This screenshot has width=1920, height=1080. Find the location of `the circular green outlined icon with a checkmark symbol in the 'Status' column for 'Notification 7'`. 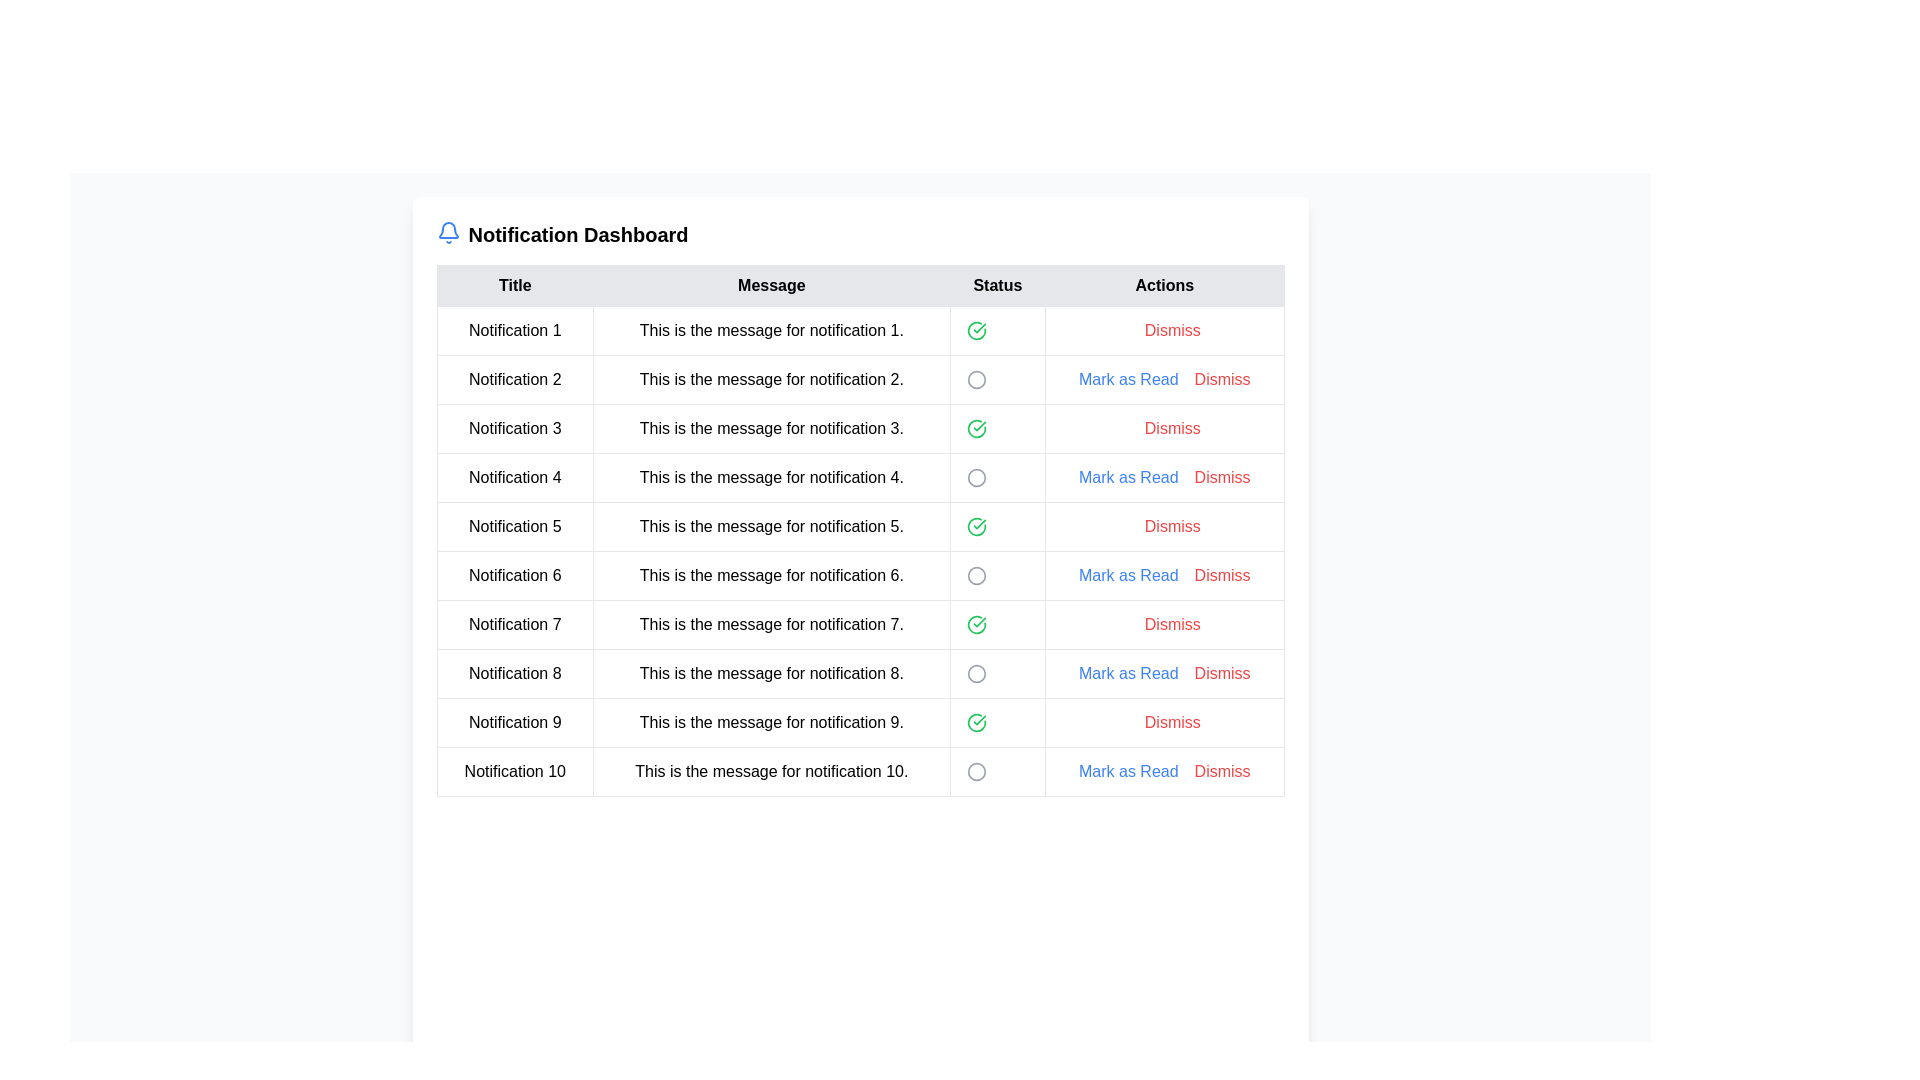

the circular green outlined icon with a checkmark symbol in the 'Status' column for 'Notification 7' is located at coordinates (976, 623).